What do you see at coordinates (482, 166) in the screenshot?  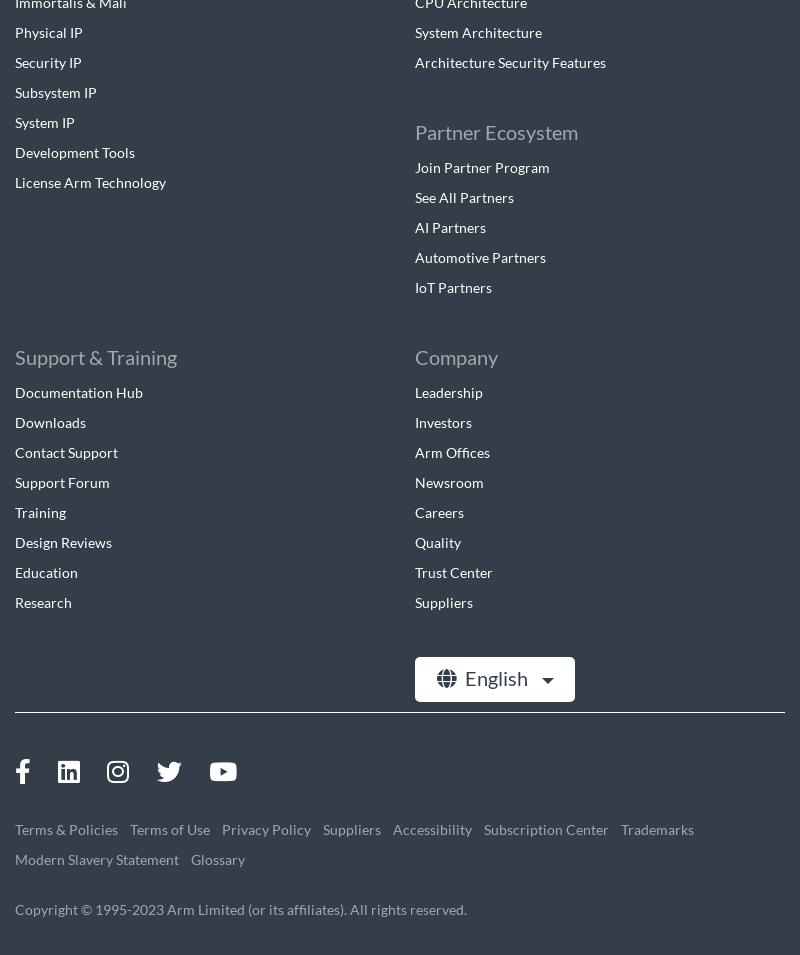 I see `'Join Partner Program'` at bounding box center [482, 166].